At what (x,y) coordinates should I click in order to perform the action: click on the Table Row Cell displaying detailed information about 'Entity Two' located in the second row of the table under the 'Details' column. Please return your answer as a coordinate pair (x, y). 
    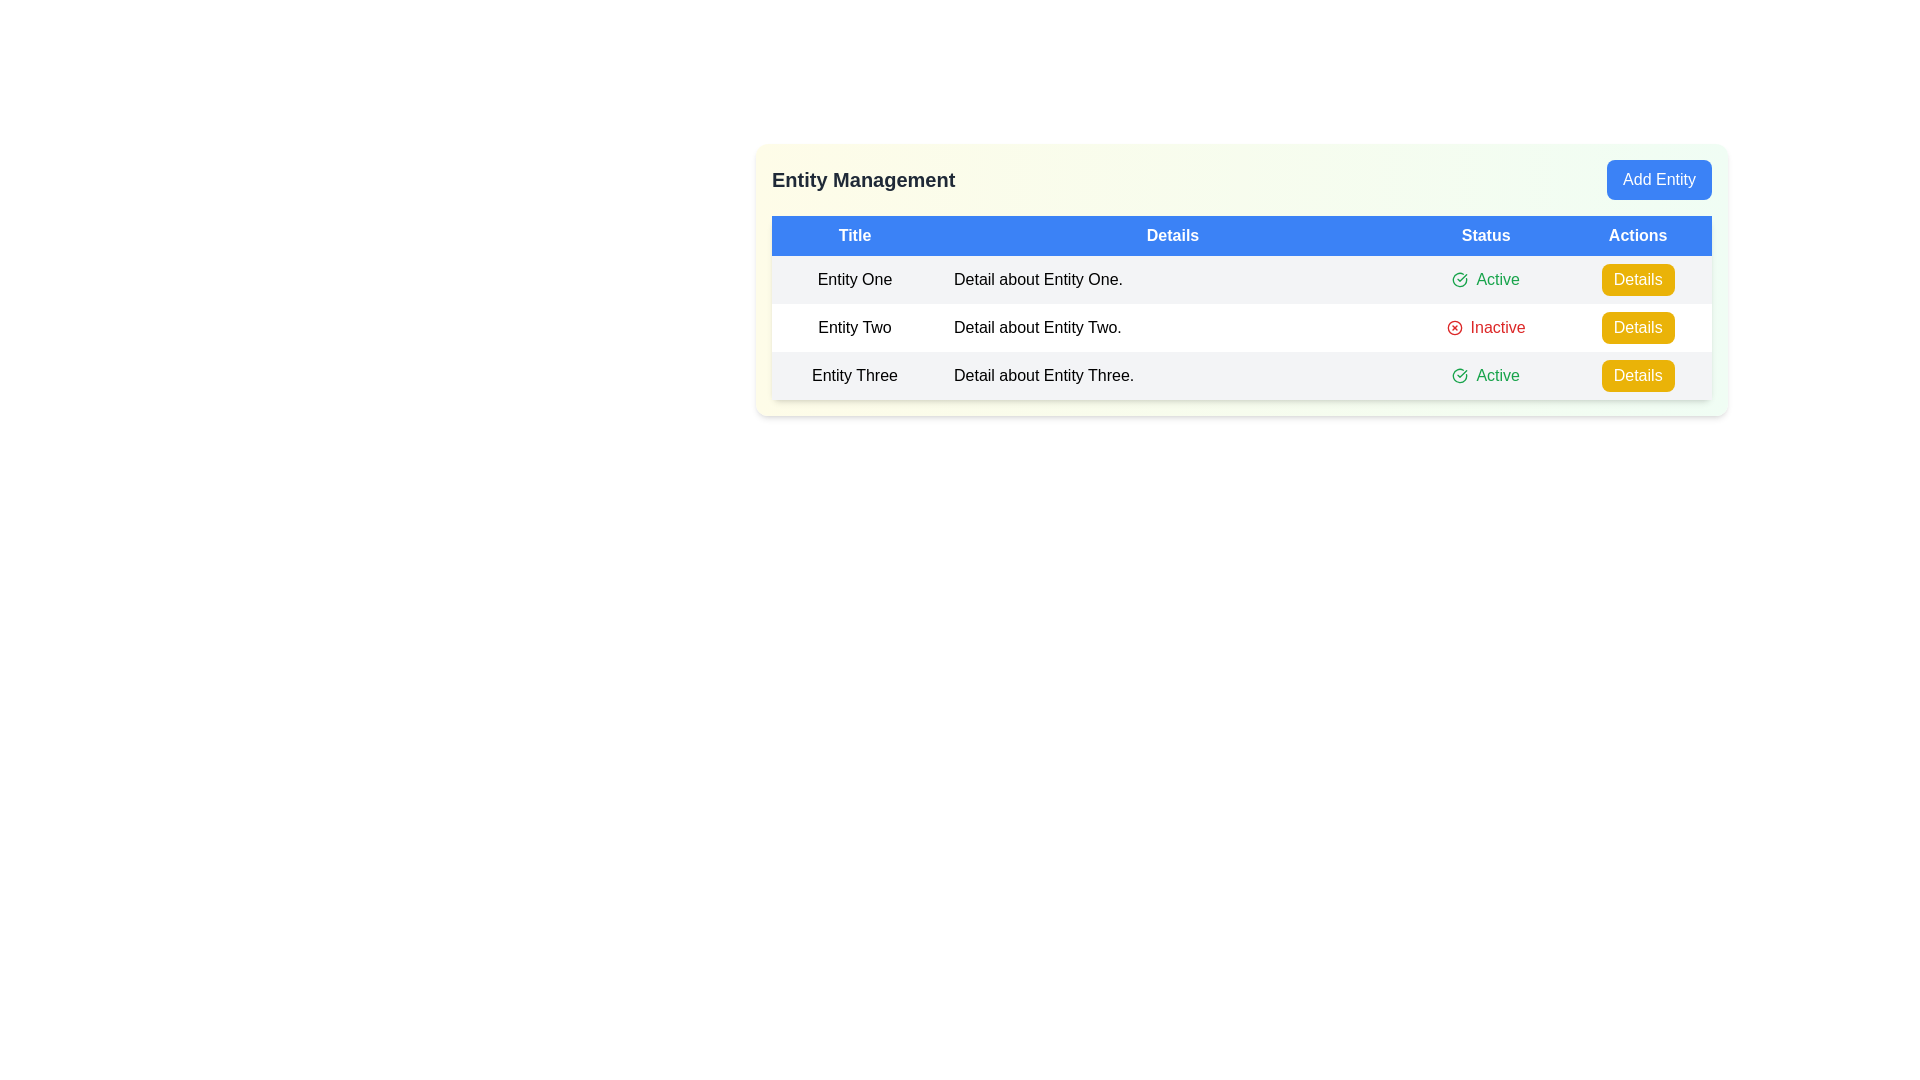
    Looking at the image, I should click on (1241, 326).